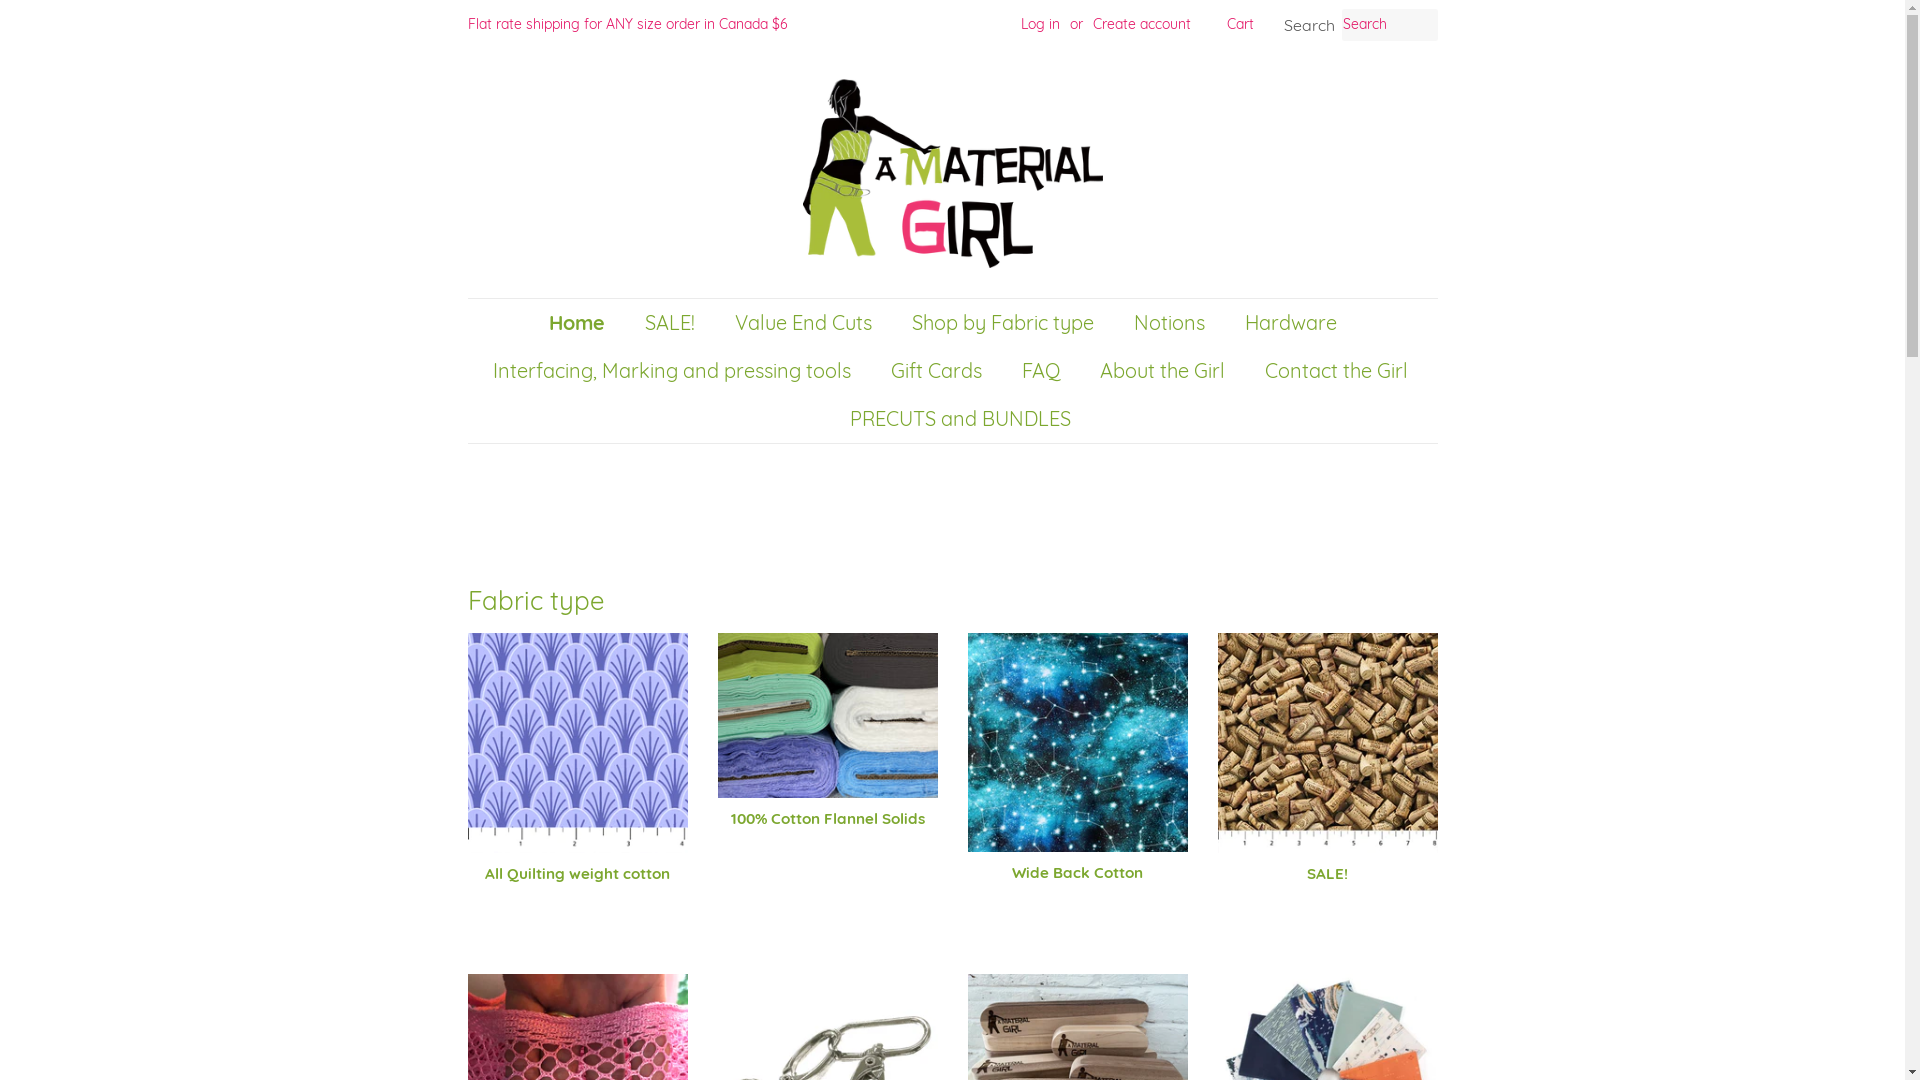  Describe the element at coordinates (547, 322) in the screenshot. I see `'Home'` at that location.